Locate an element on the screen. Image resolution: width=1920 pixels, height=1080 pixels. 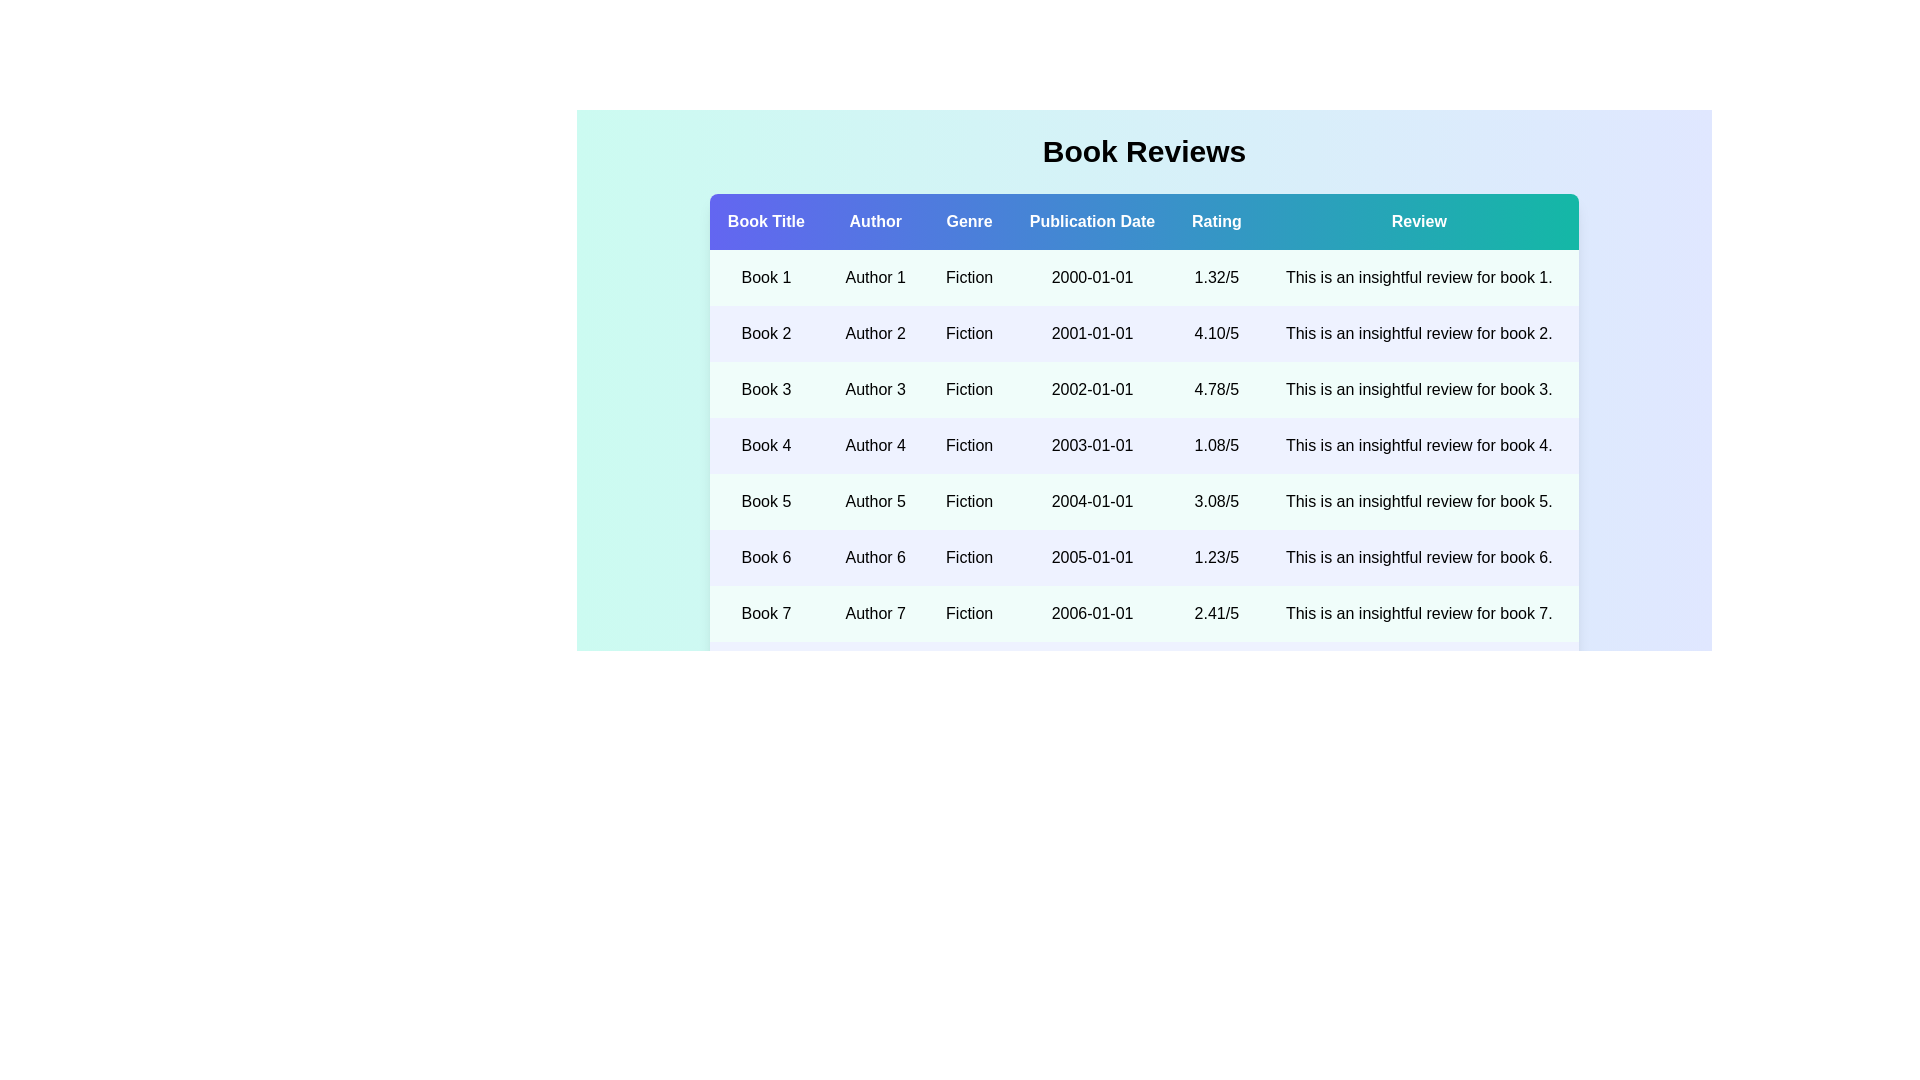
the column header Rating to sort the data by that column is located at coordinates (1215, 222).